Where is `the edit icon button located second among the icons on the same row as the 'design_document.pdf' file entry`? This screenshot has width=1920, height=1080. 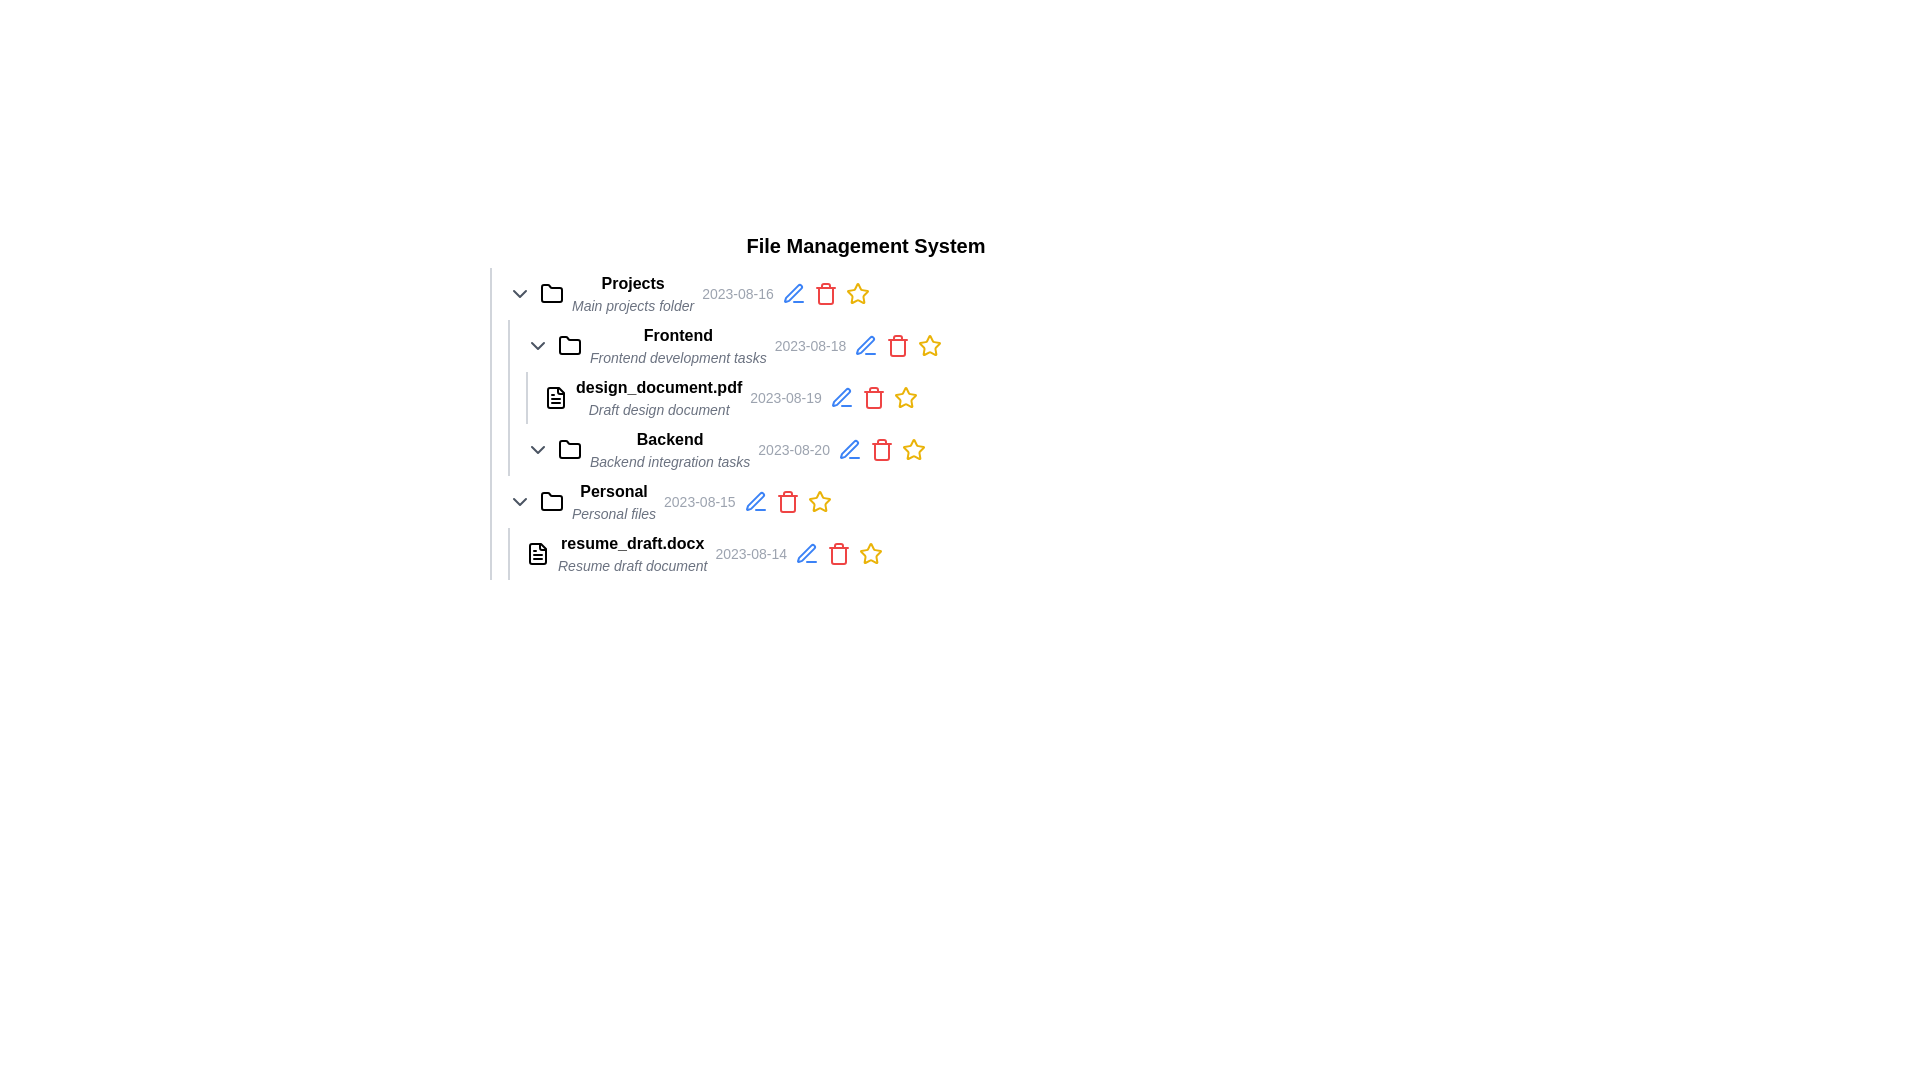
the edit icon button located second among the icons on the same row as the 'design_document.pdf' file entry is located at coordinates (841, 397).